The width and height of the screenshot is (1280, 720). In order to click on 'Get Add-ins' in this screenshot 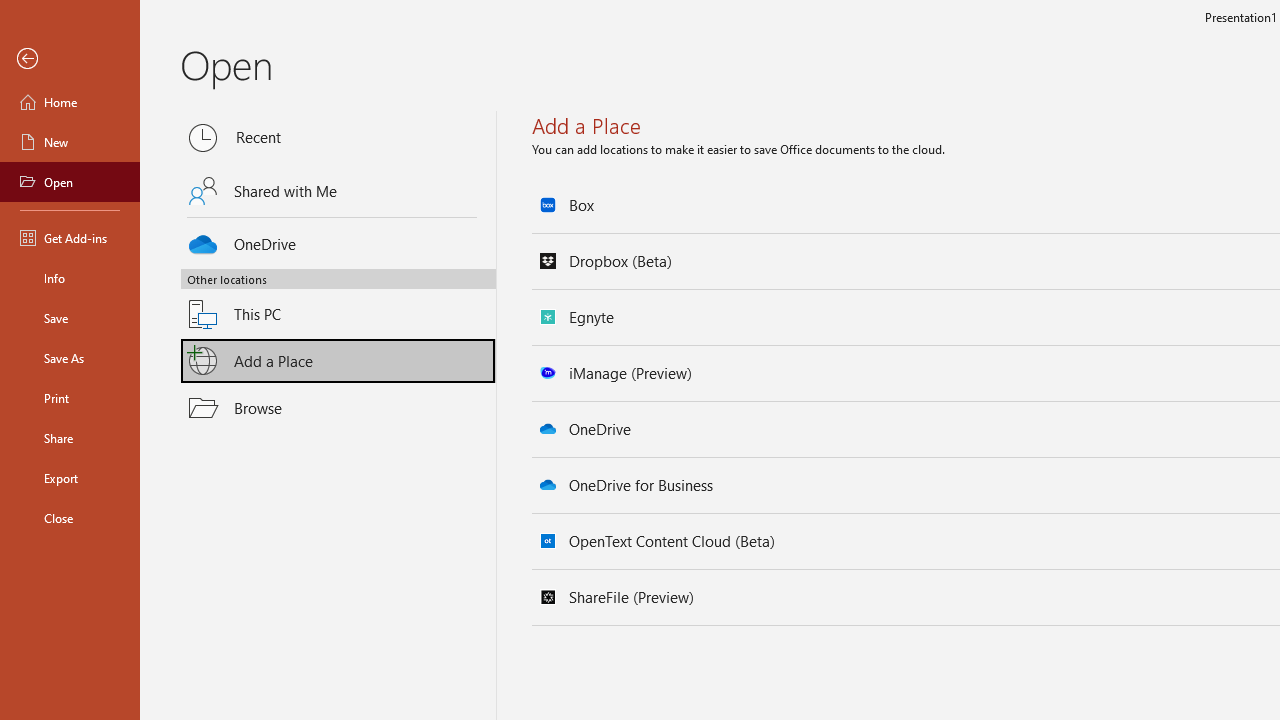, I will do `click(69, 236)`.